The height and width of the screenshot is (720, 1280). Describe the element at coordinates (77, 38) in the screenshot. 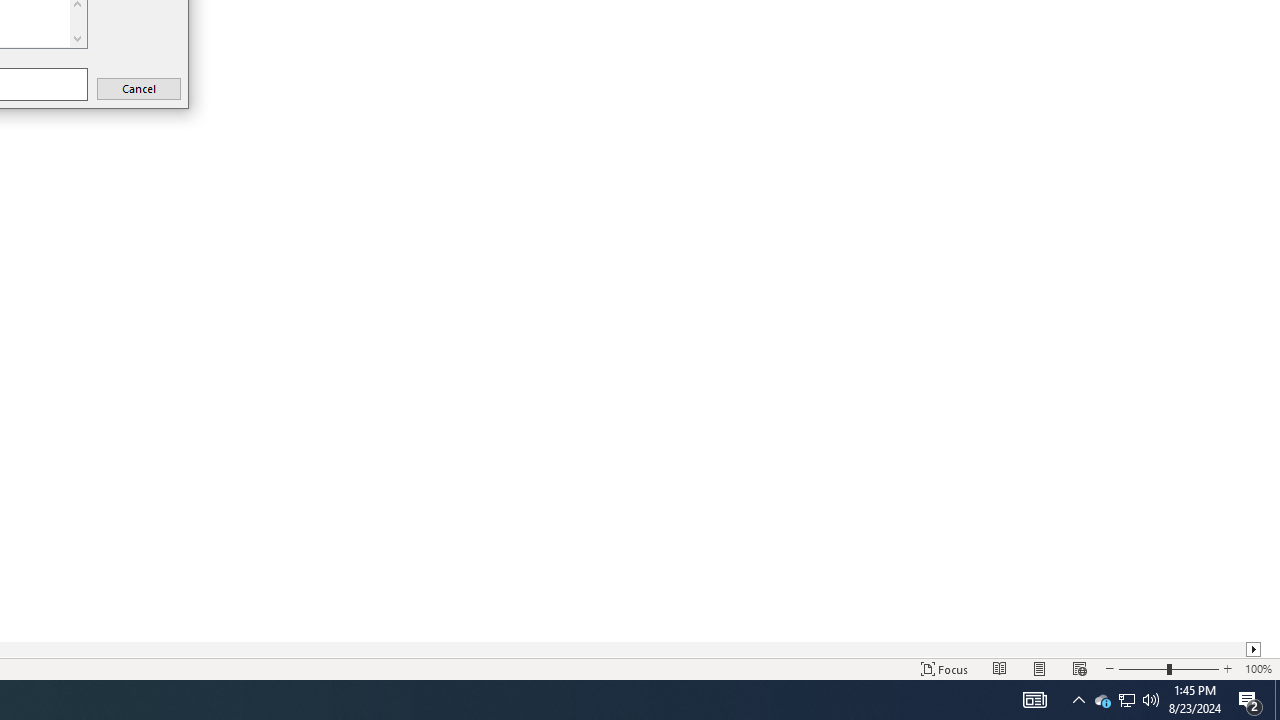

I see `'Line down'` at that location.